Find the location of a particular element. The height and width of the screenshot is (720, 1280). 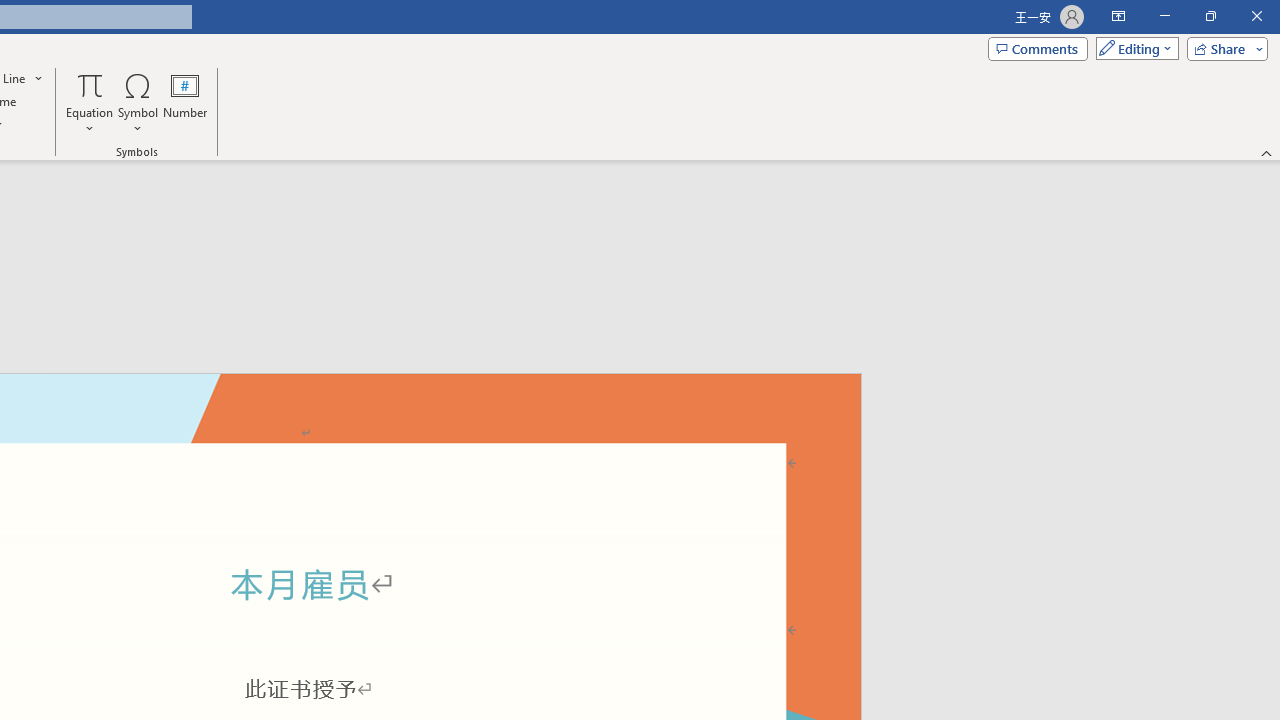

'Equation' is located at coordinates (89, 103).